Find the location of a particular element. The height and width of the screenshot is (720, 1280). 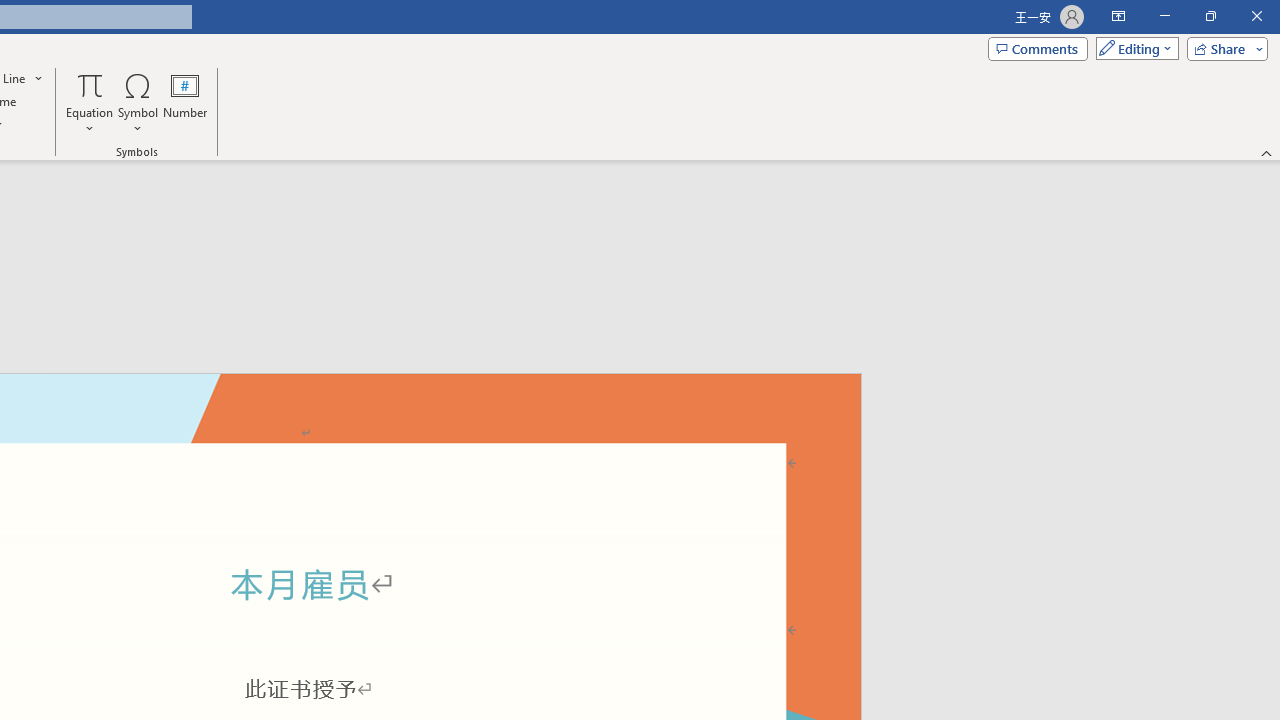

'Equation' is located at coordinates (89, 103).